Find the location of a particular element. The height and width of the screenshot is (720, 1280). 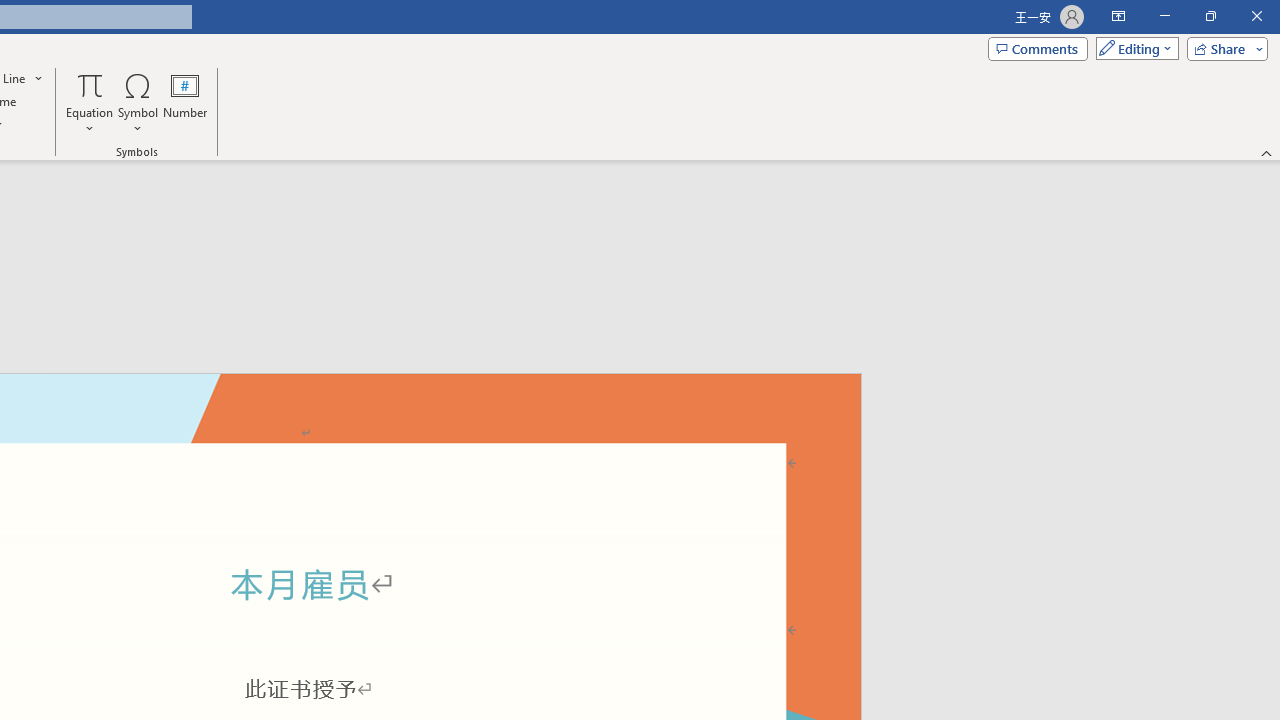

'Equation' is located at coordinates (89, 103).